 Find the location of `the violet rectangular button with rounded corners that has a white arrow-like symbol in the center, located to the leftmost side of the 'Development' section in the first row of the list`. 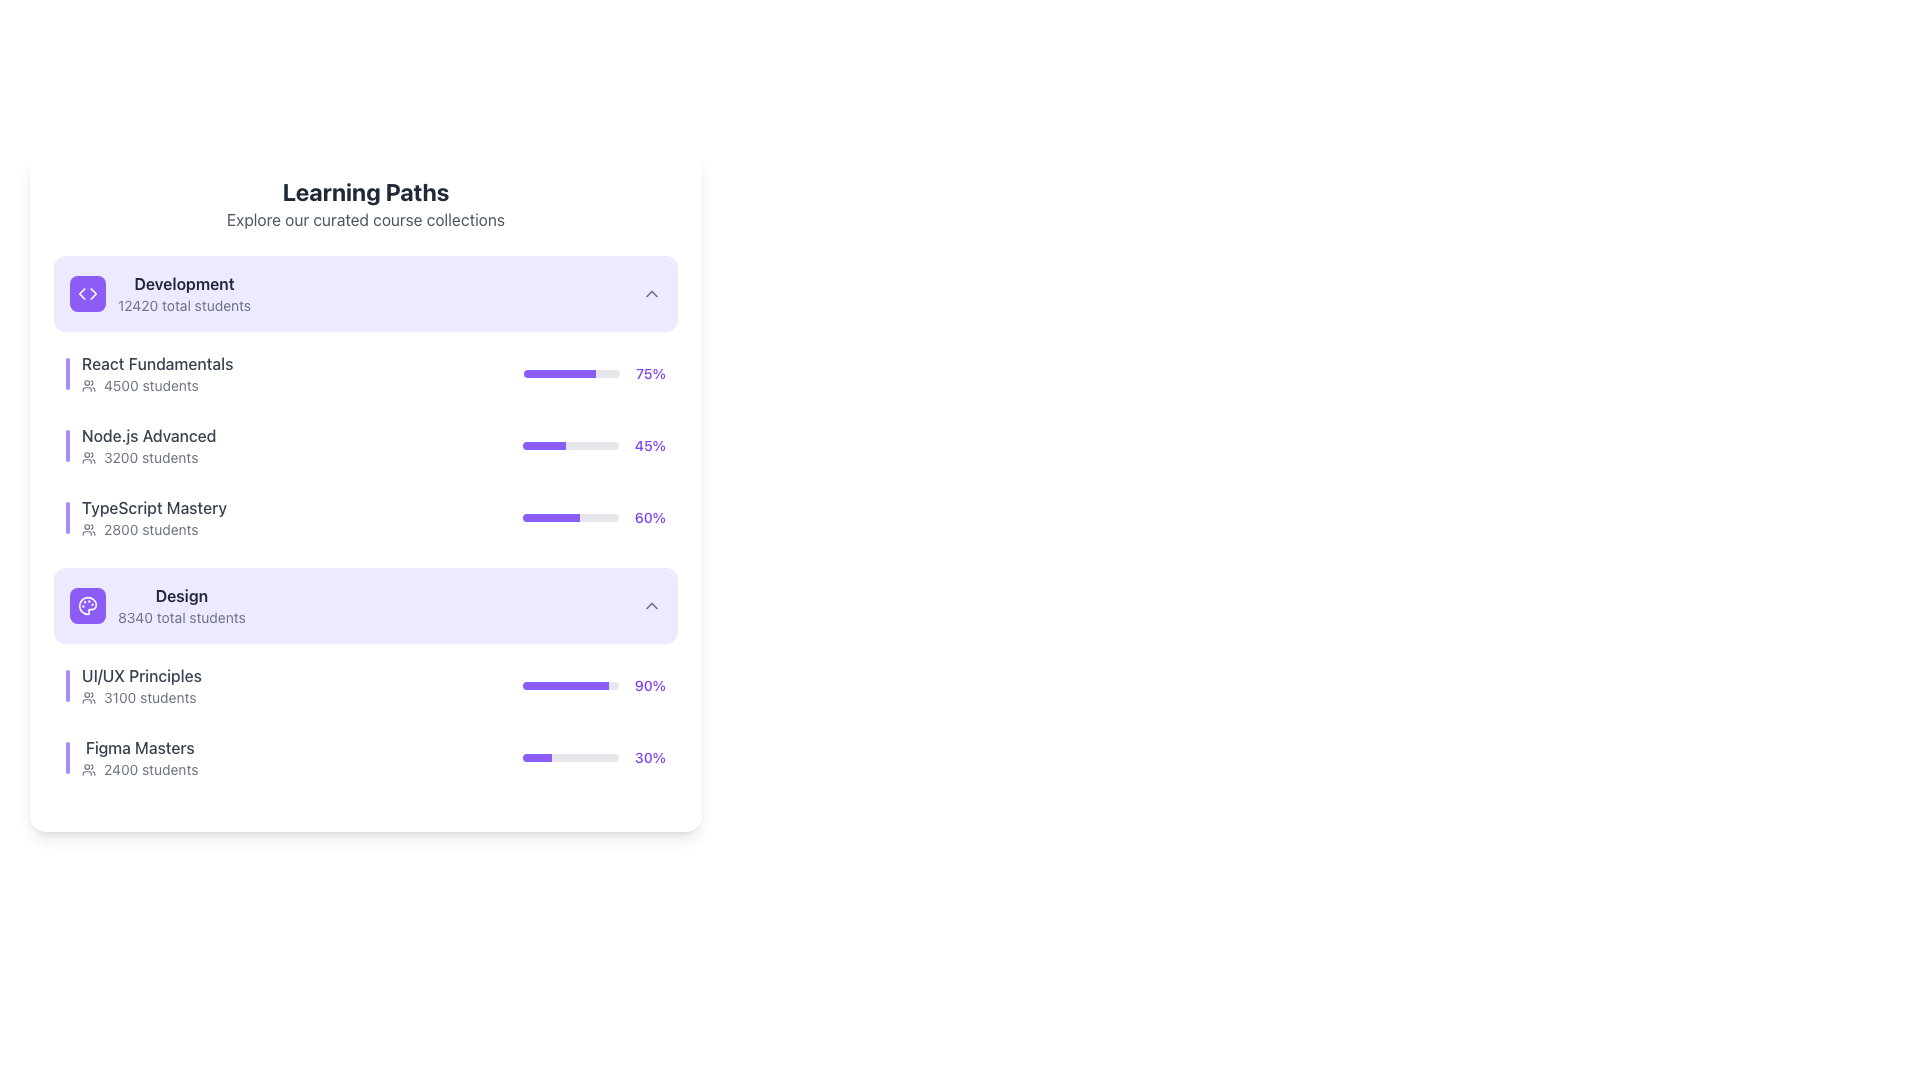

the violet rectangular button with rounded corners that has a white arrow-like symbol in the center, located to the leftmost side of the 'Development' section in the first row of the list is located at coordinates (86, 293).